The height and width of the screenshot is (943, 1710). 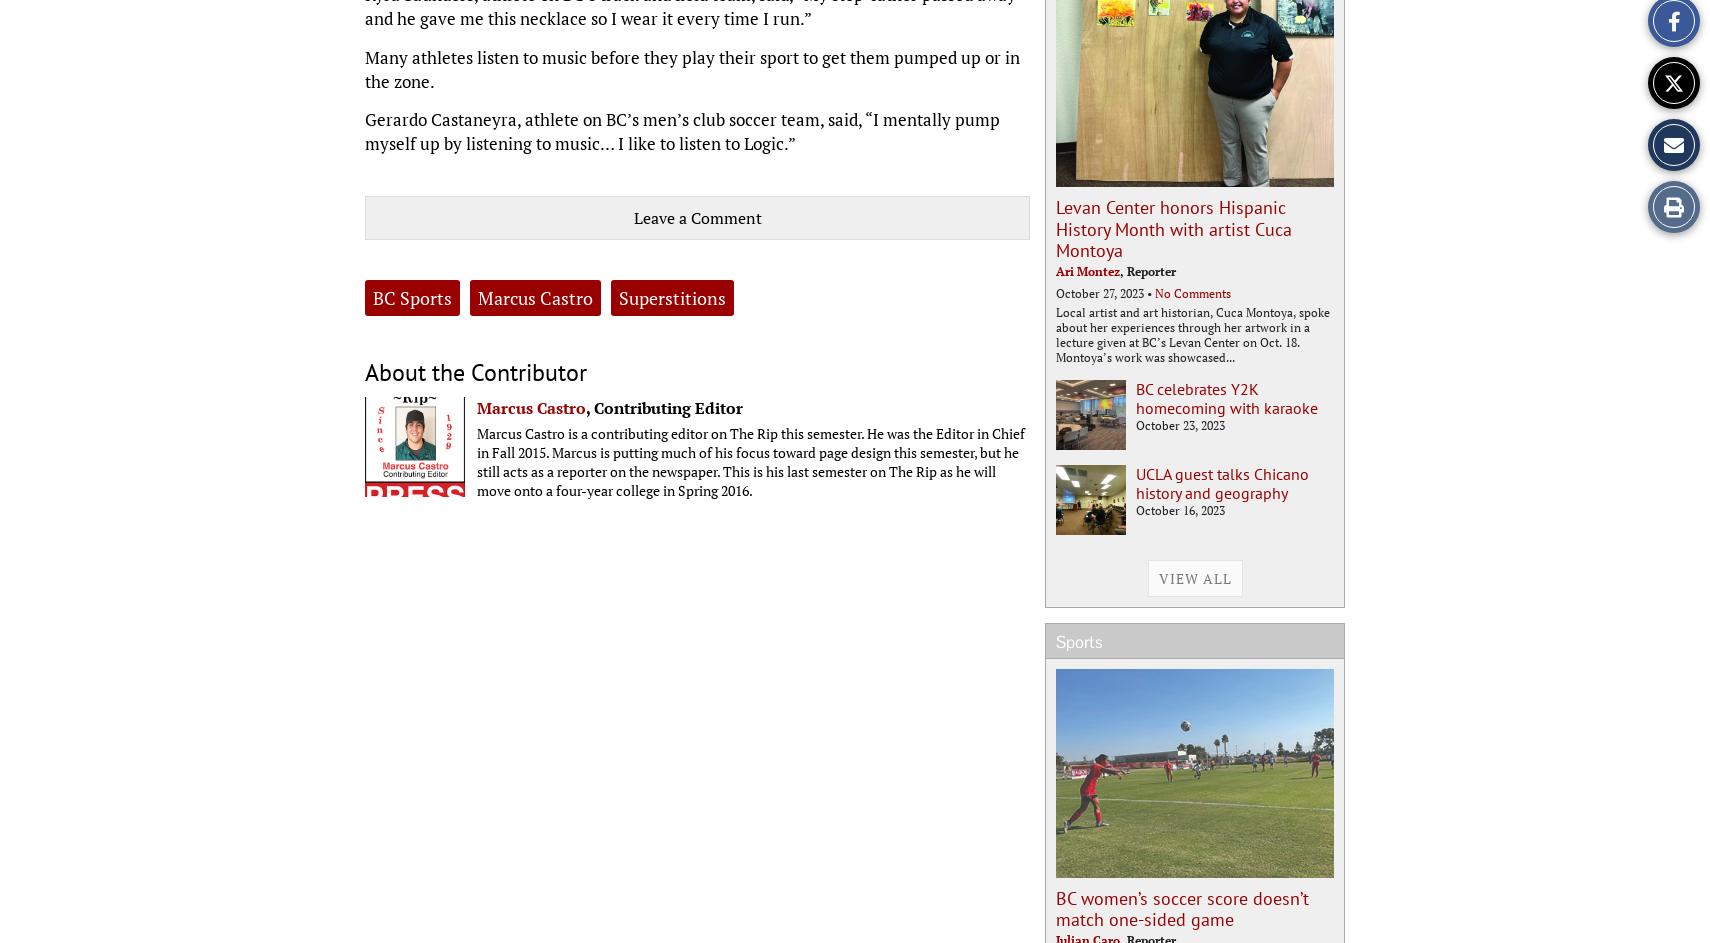 I want to click on 'Local artist and art historian, Cuca Montoya, spoke about her experiences through her artwork in a lecture given at BC’s Levan Center on Oct. 18. Montoya’s work was showcased...', so click(x=1192, y=334).